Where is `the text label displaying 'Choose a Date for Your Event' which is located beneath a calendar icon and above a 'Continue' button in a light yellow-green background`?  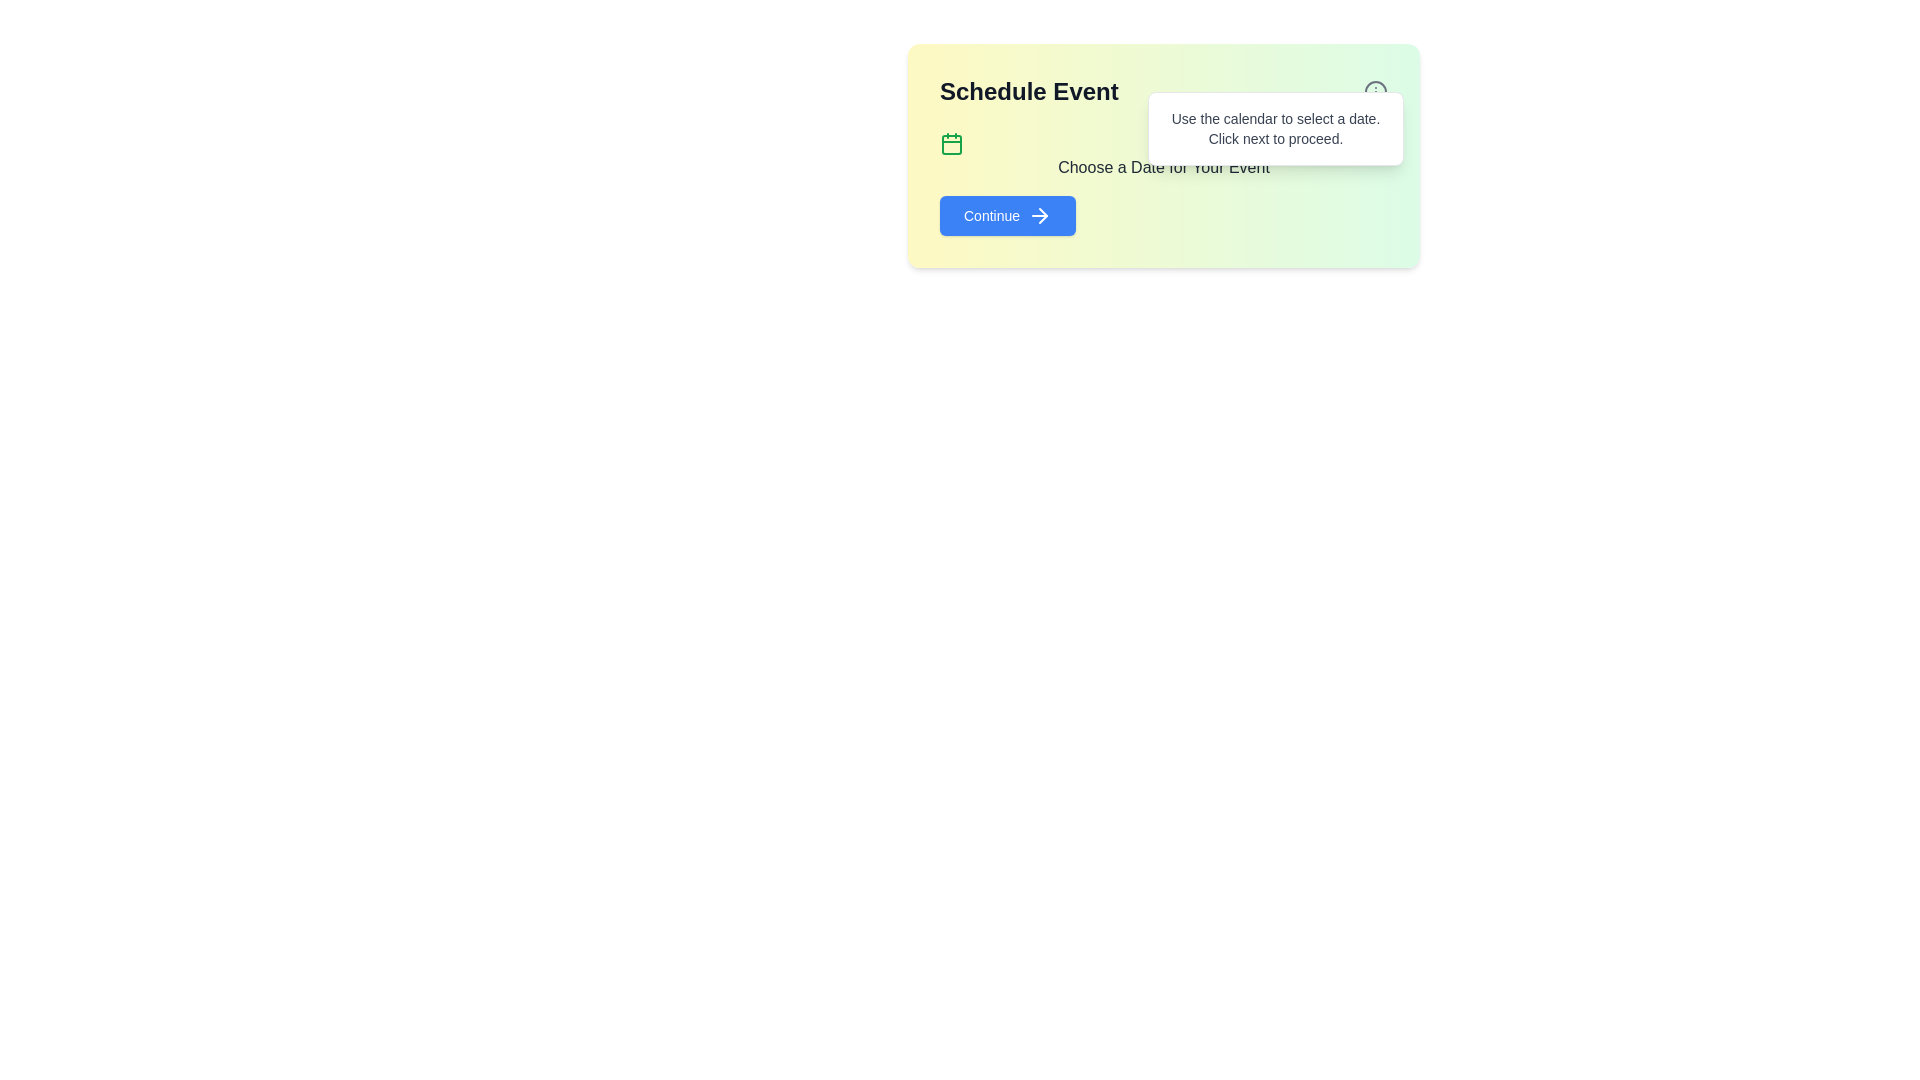 the text label displaying 'Choose a Date for Your Event' which is located beneath a calendar icon and above a 'Continue' button in a light yellow-green background is located at coordinates (1163, 154).